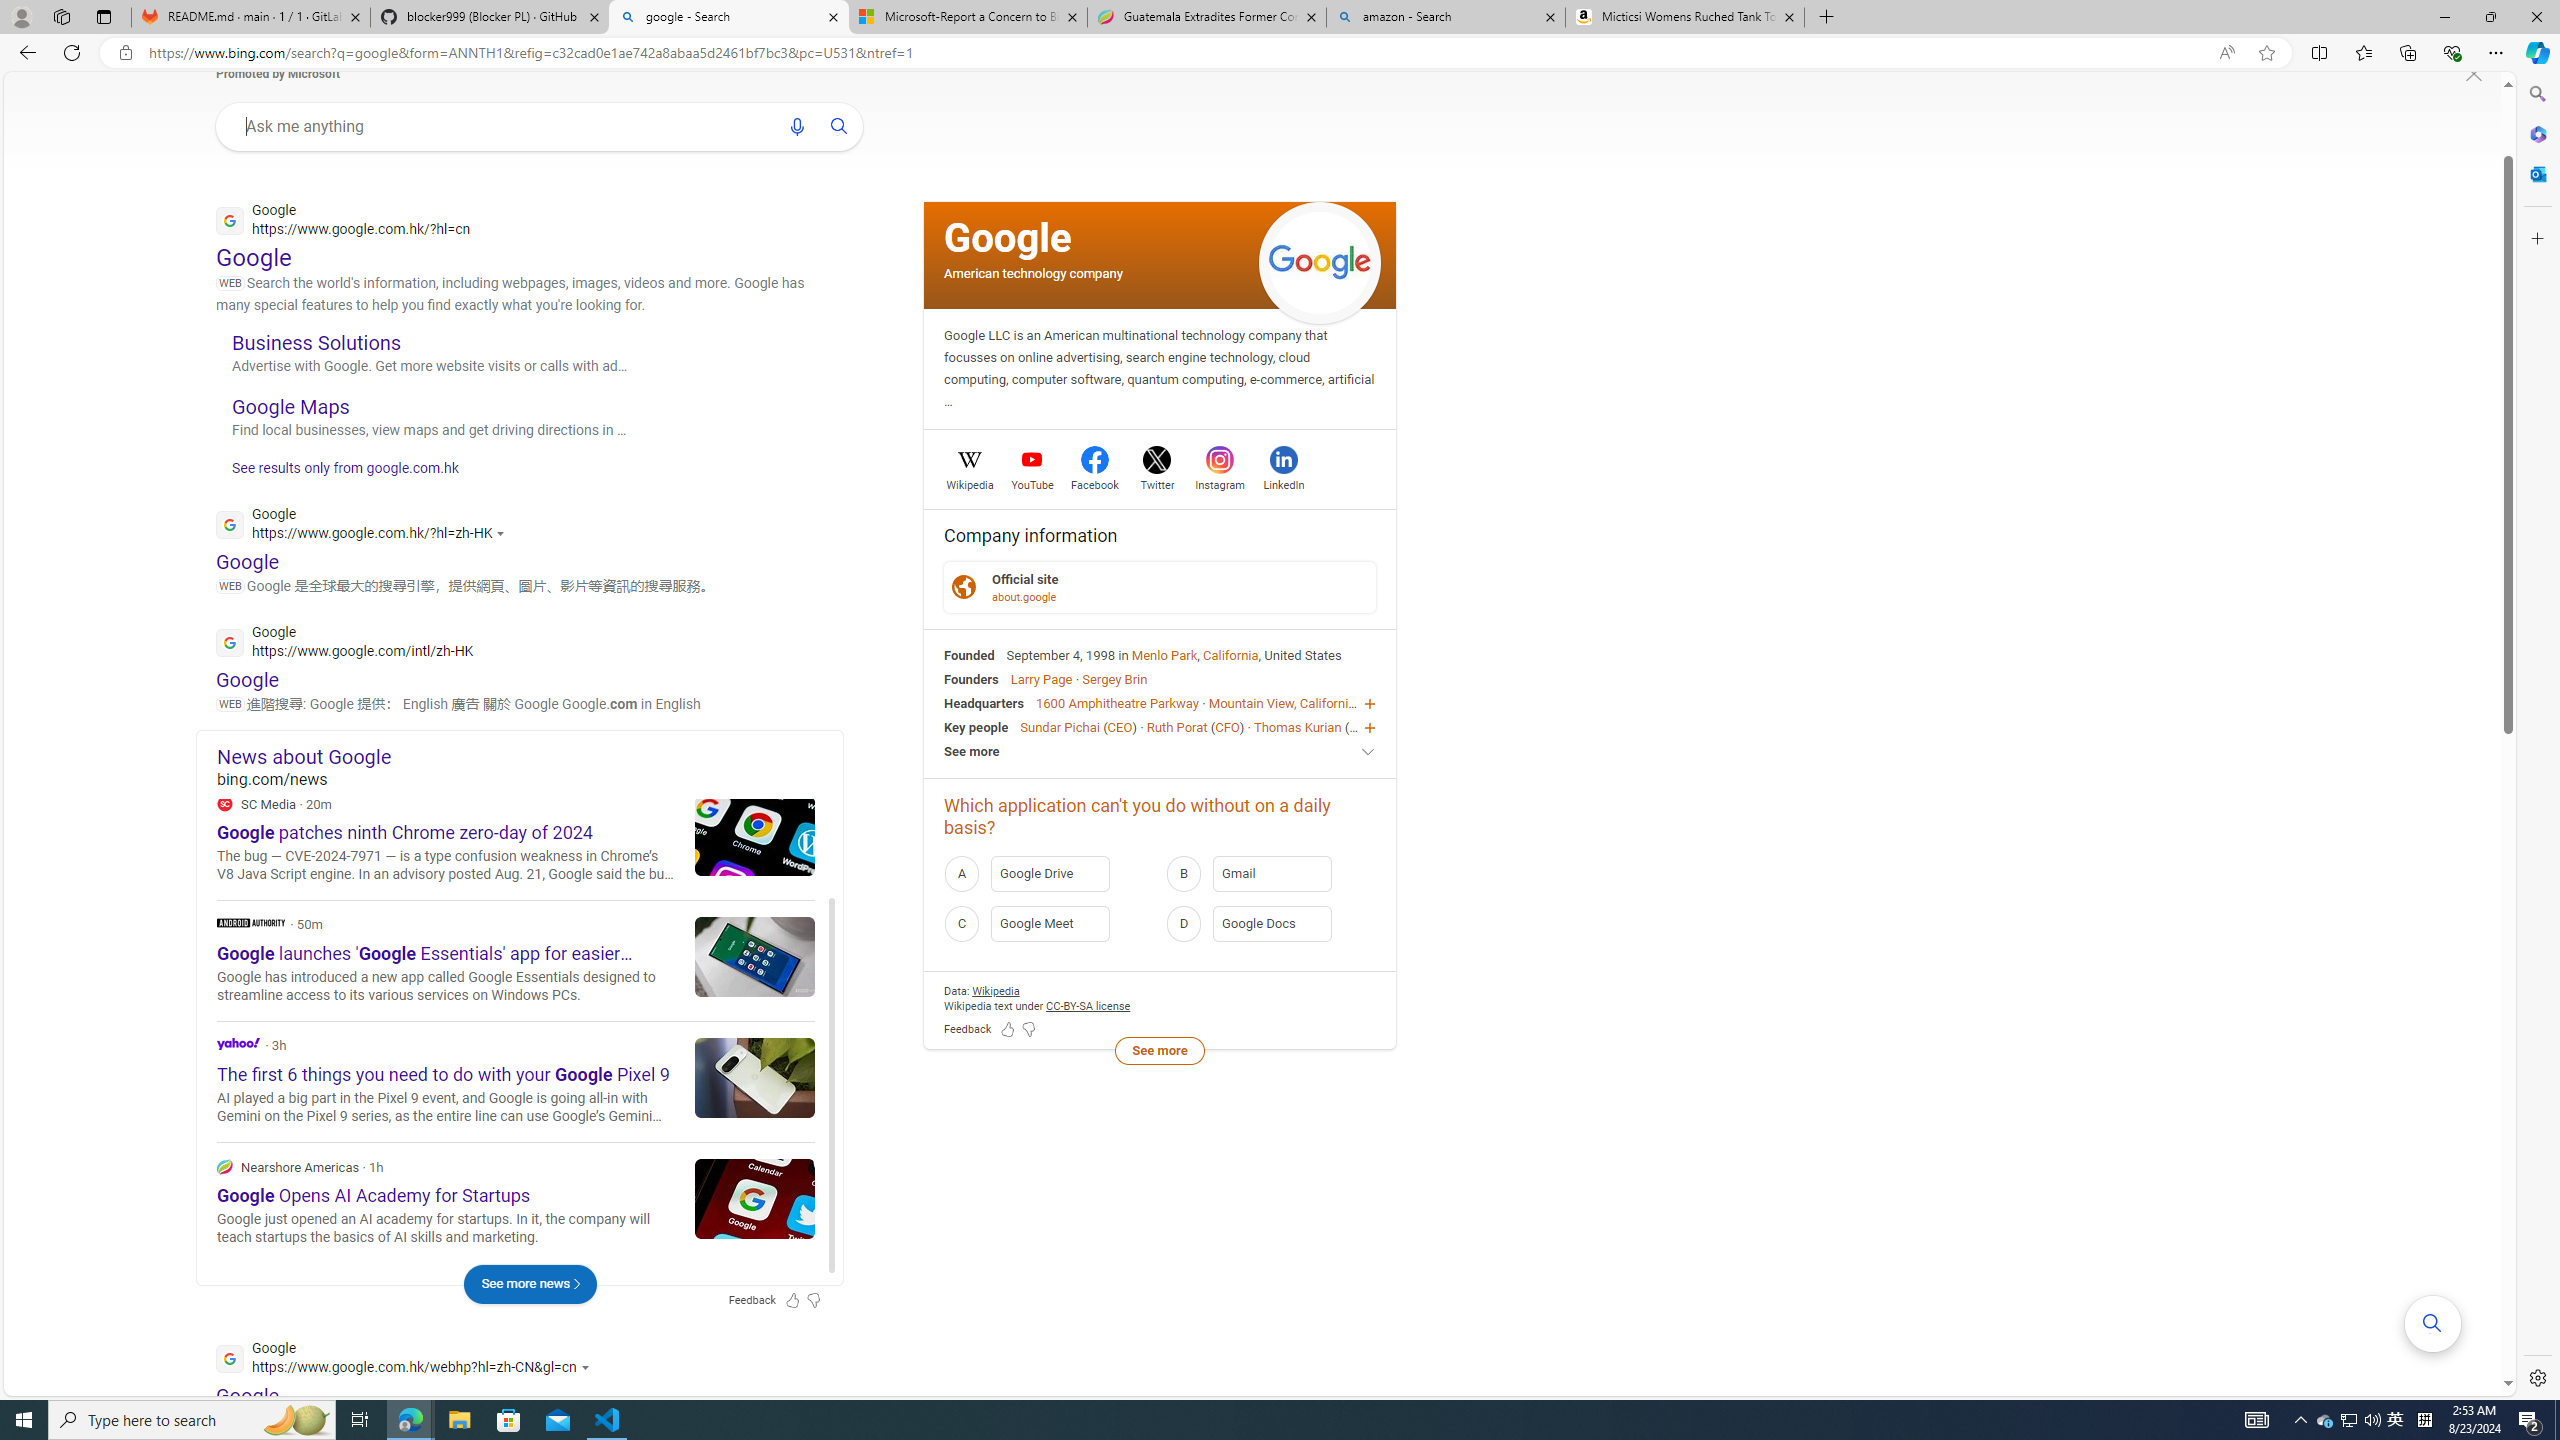  What do you see at coordinates (61, 16) in the screenshot?
I see `'Workspaces'` at bounding box center [61, 16].